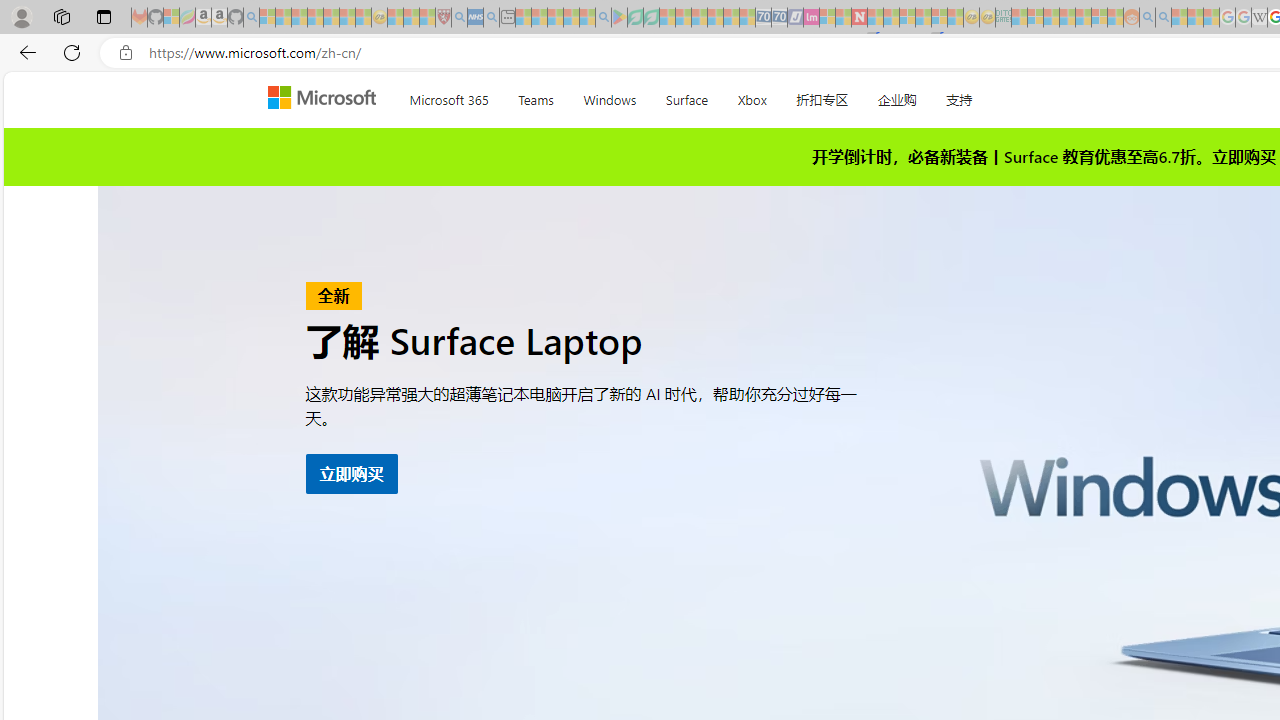 The height and width of the screenshot is (720, 1280). Describe the element at coordinates (811, 17) in the screenshot. I see `'Jobs - lastminute.com Investor Portal - Sleeping'` at that location.